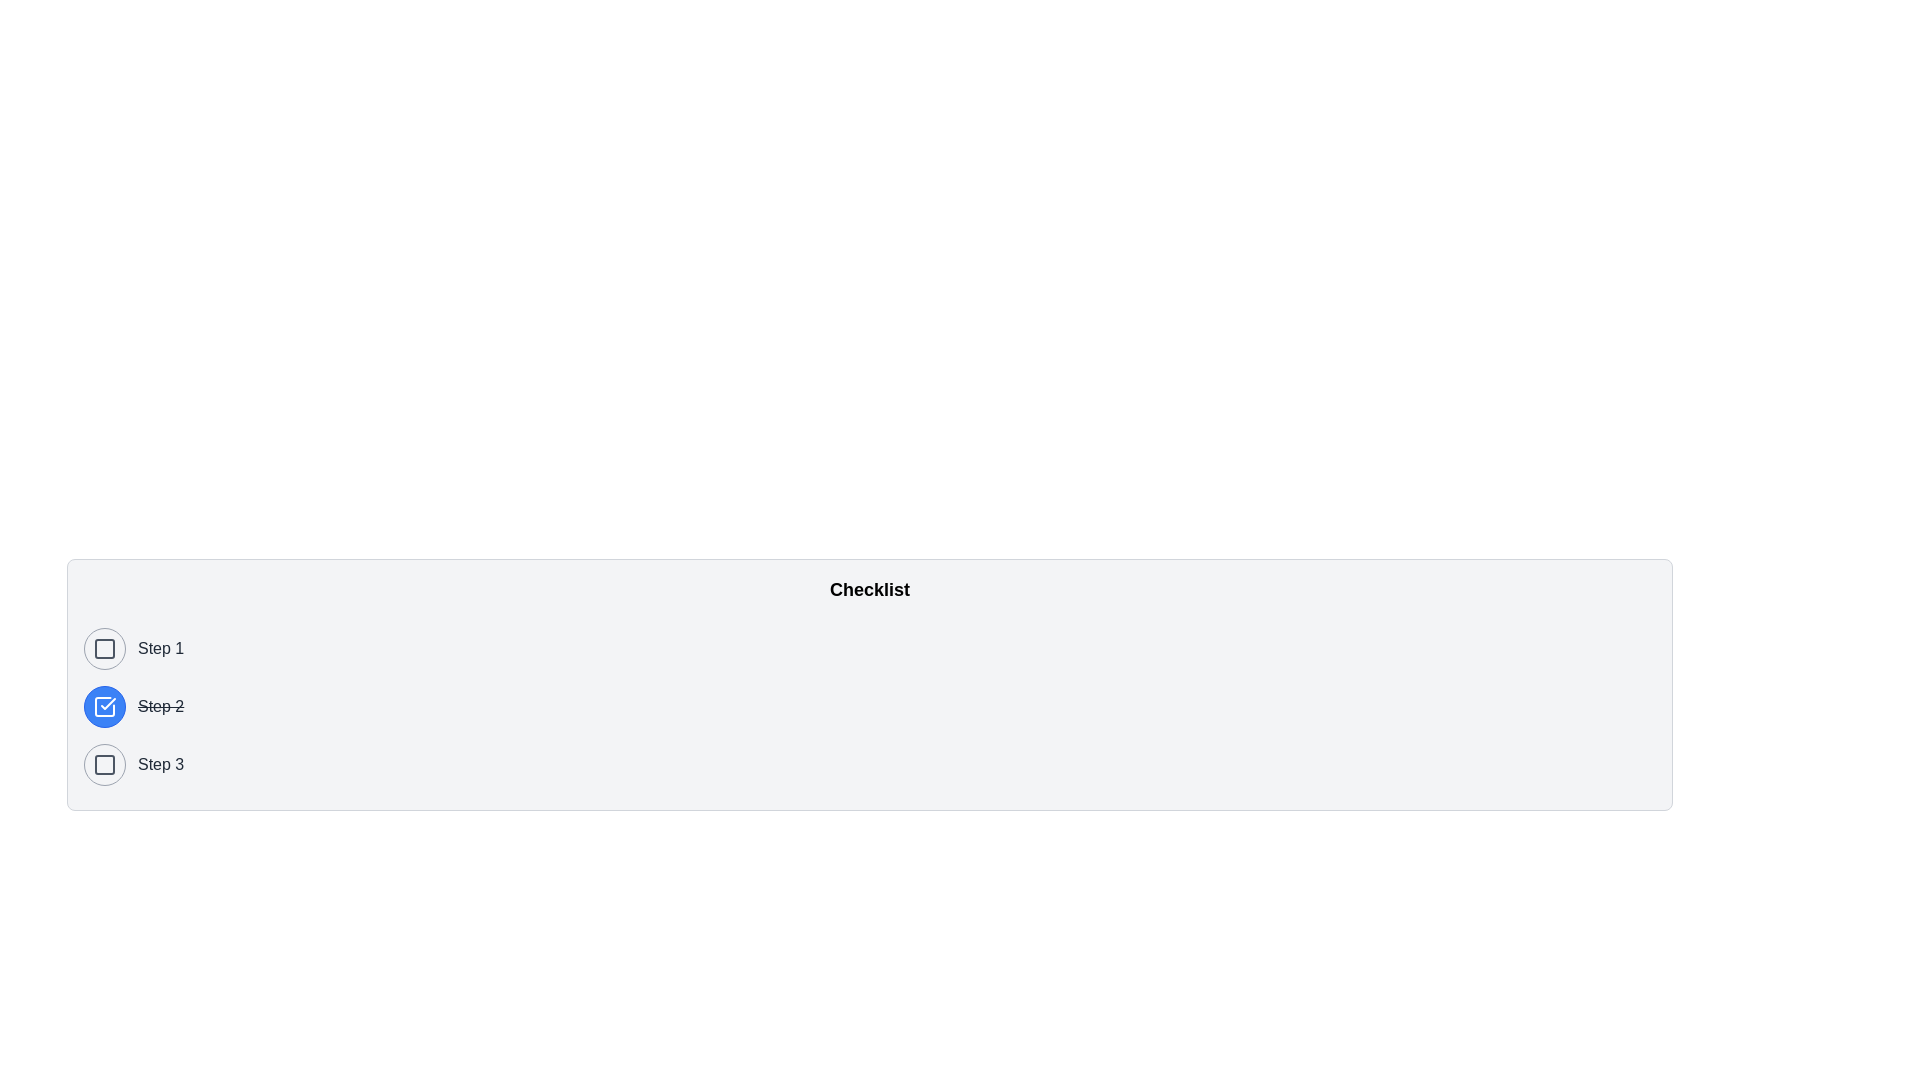 The image size is (1920, 1080). I want to click on the 'Checklist' label, which is a bold and large text element positioned at the top of the checklist section, so click(869, 589).